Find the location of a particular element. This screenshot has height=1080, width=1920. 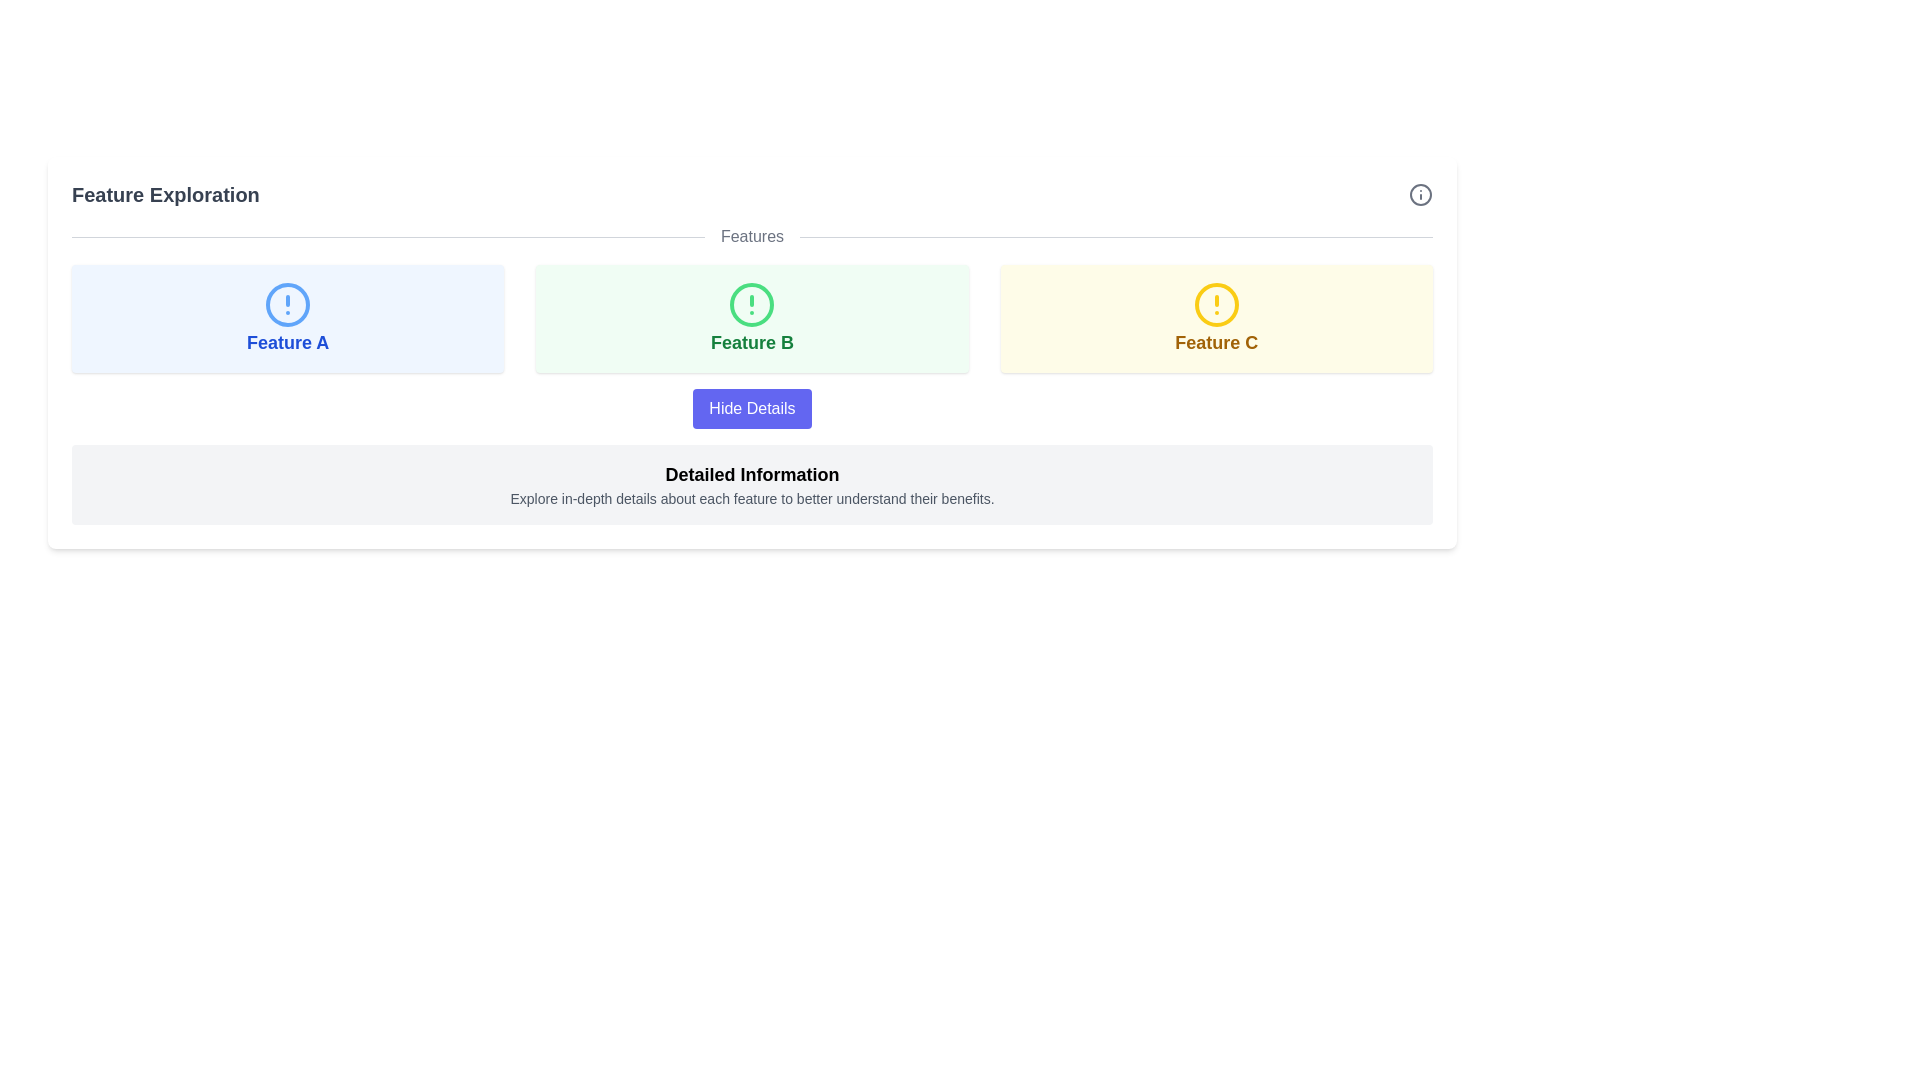

the circular graphic element of the orange alert icon within the 'Feature C' card is located at coordinates (1215, 304).